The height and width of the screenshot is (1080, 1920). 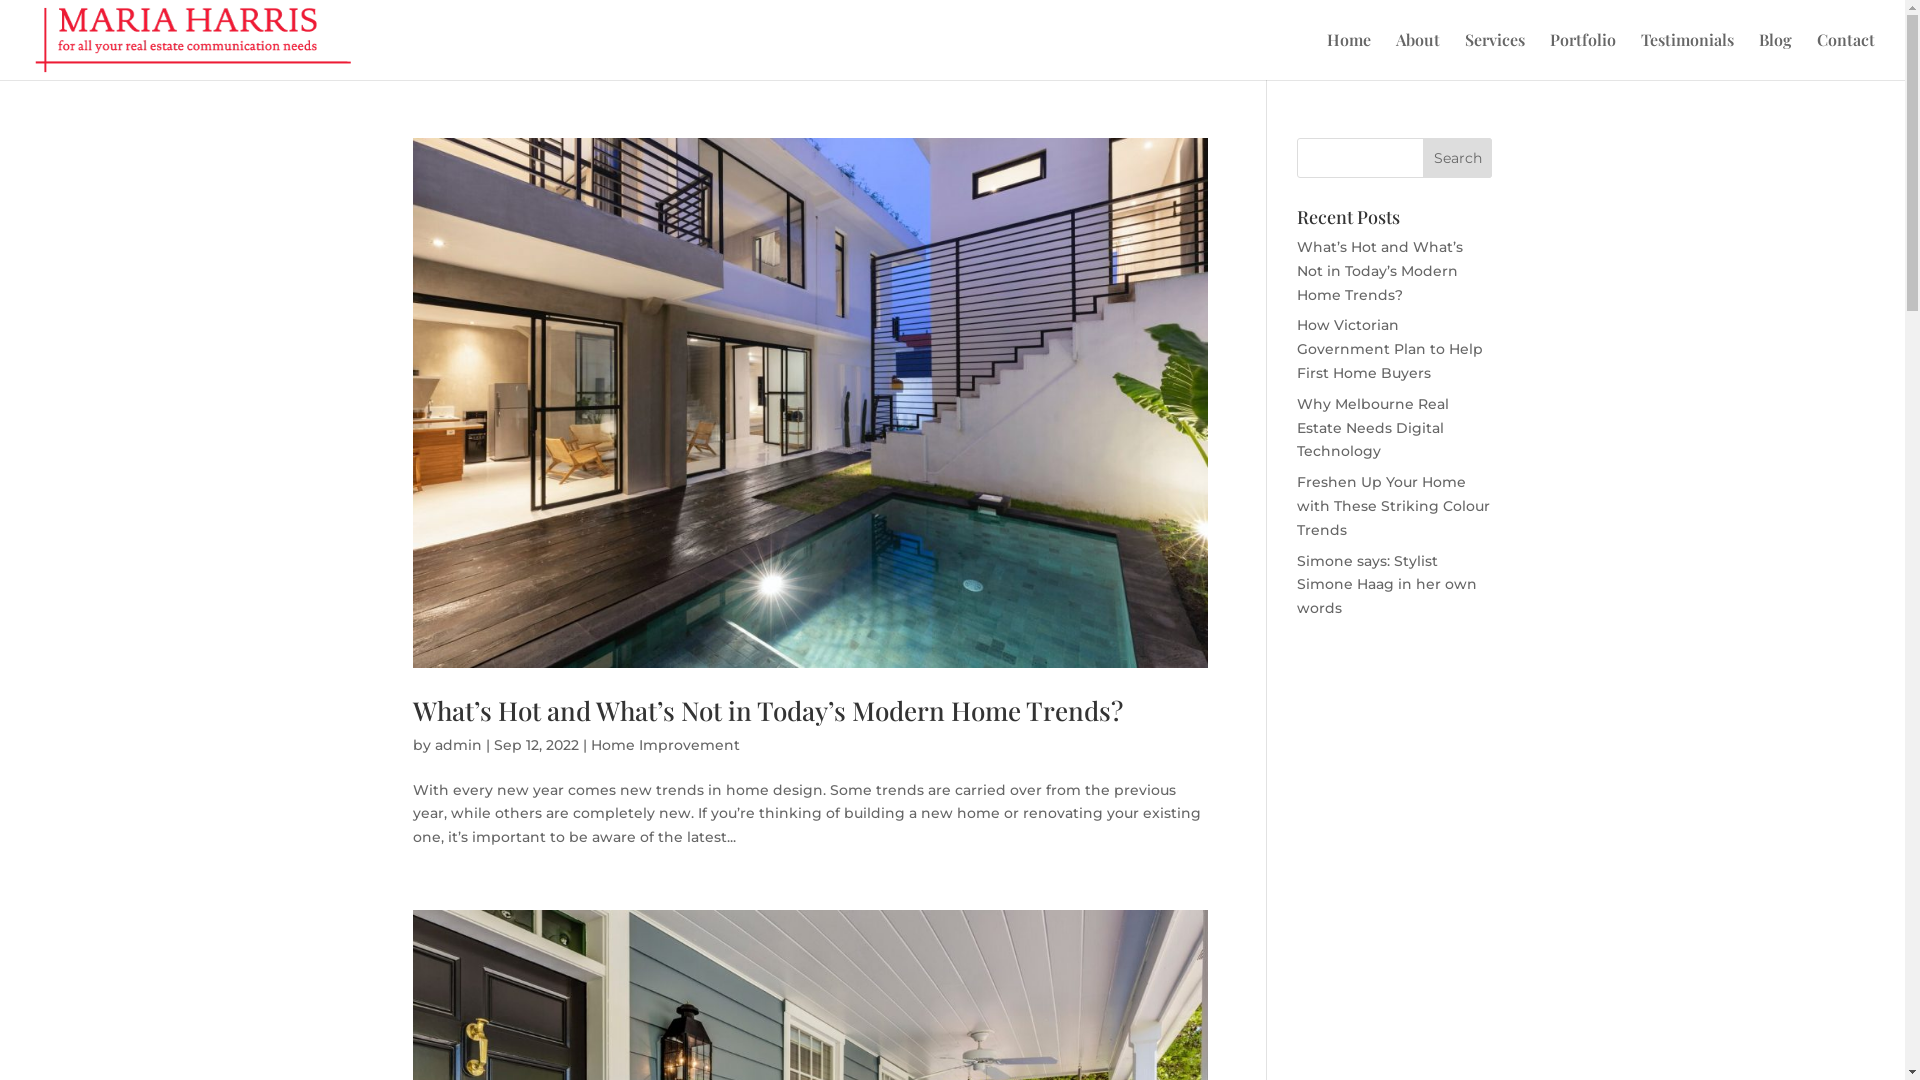 What do you see at coordinates (1348, 55) in the screenshot?
I see `'Home'` at bounding box center [1348, 55].